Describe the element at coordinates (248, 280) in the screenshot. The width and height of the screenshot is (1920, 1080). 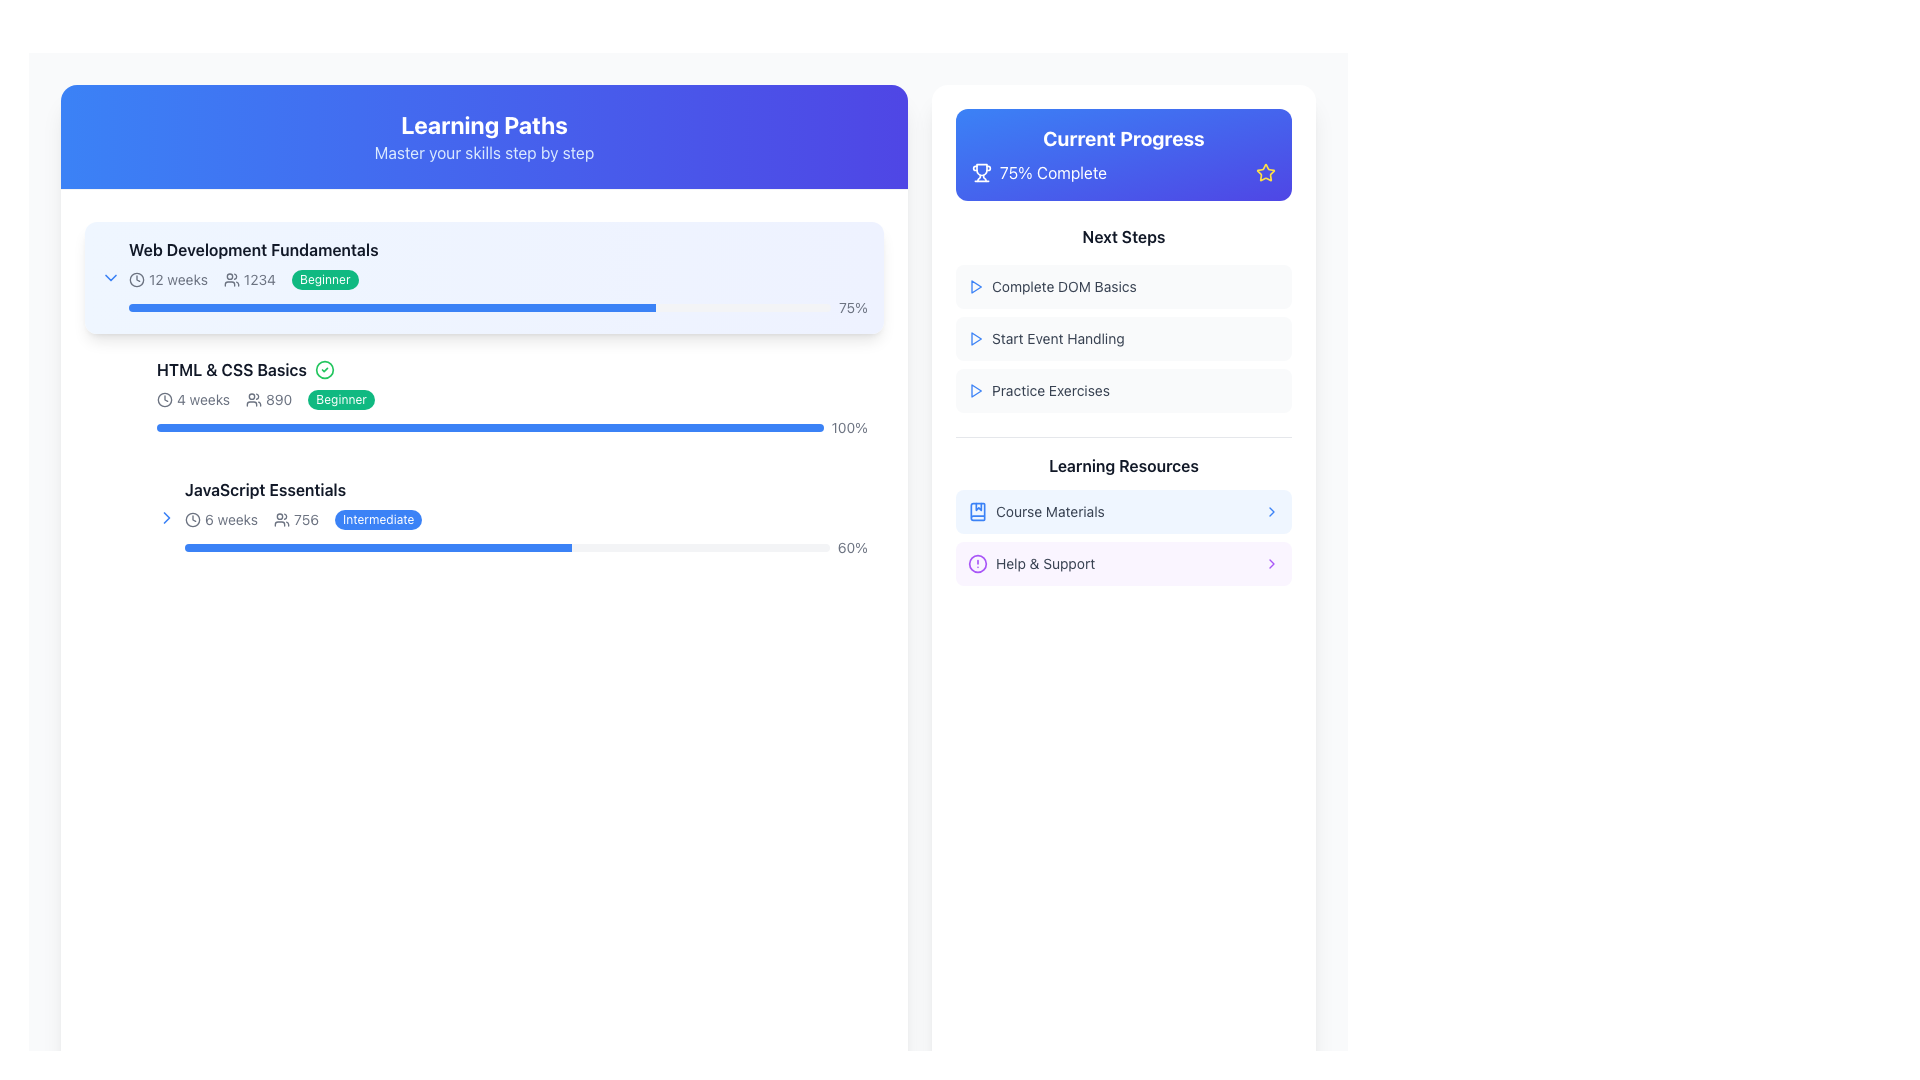
I see `the text displaying '1234' with the associated icon of a group of people, located in the first entry of the 'Web Development Fundamentals' list` at that location.